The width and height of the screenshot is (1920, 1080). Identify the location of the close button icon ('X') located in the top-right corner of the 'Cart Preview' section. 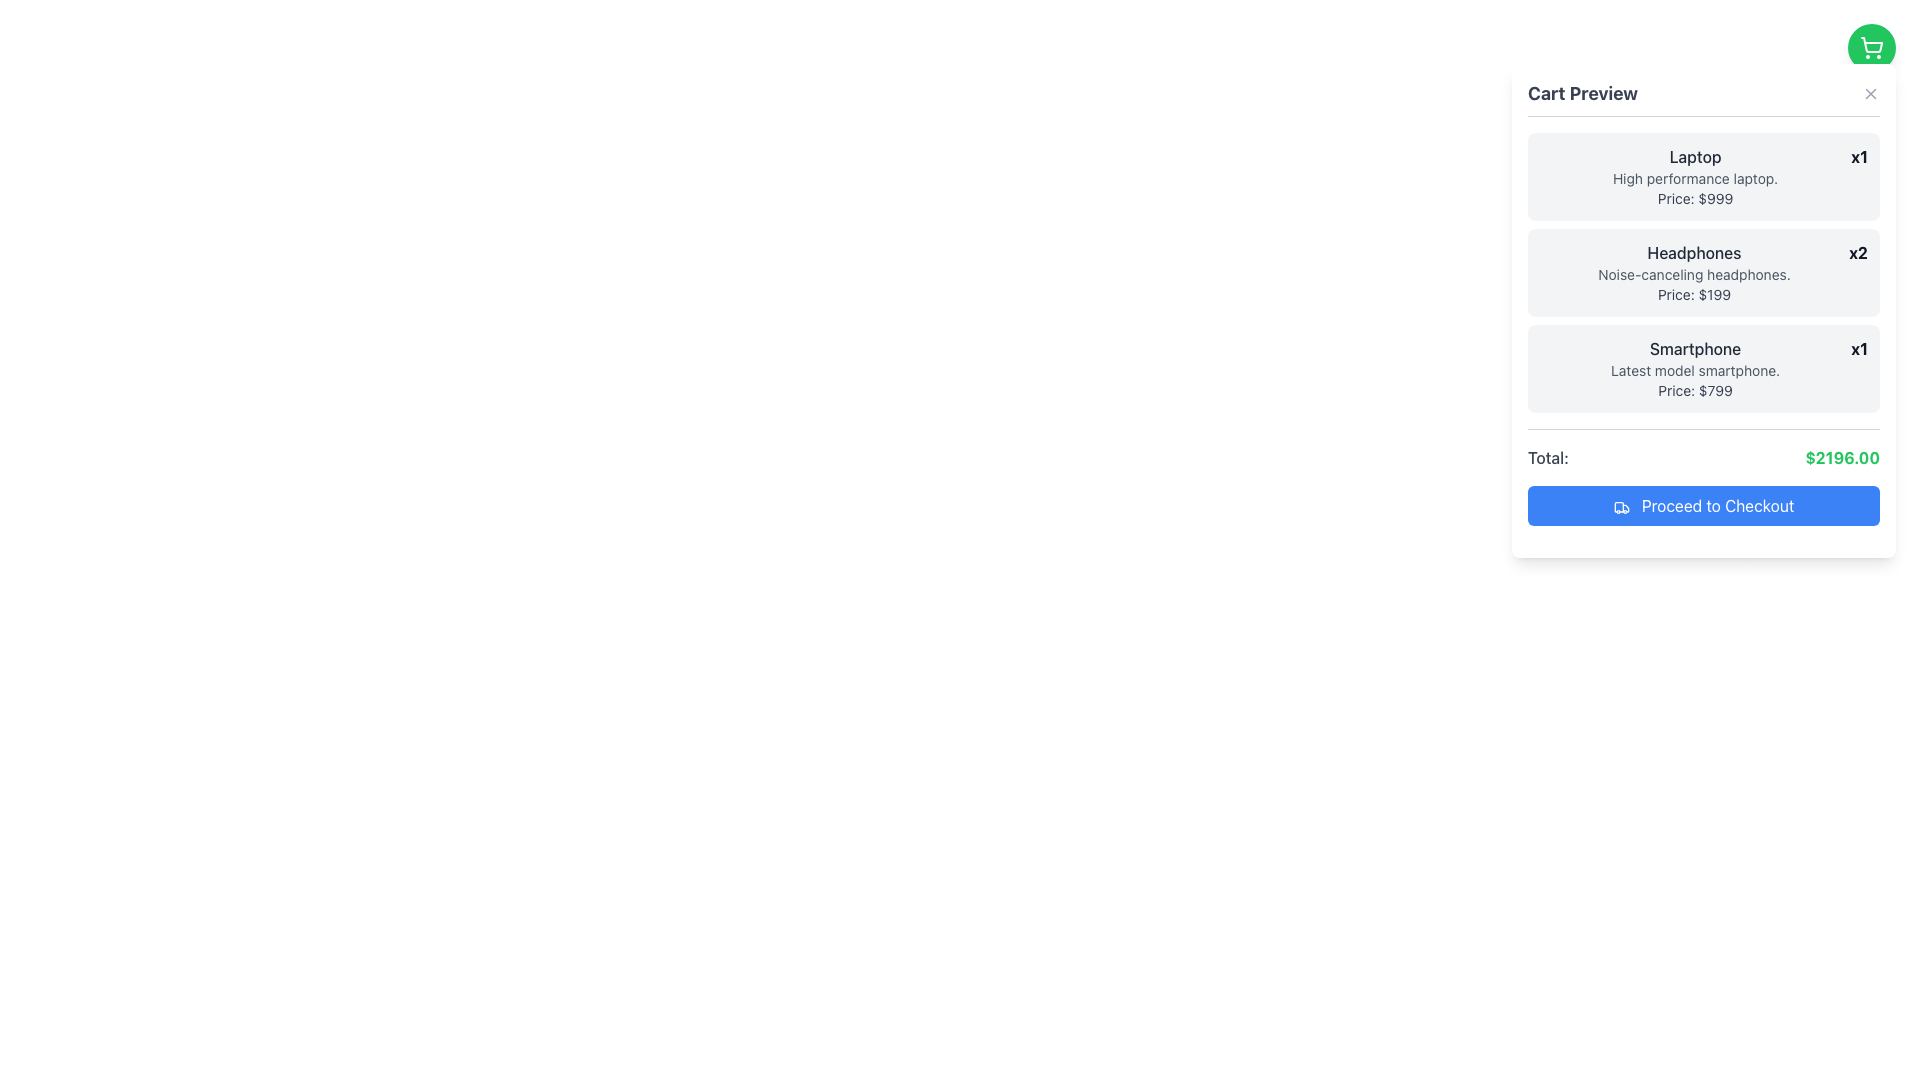
(1870, 93).